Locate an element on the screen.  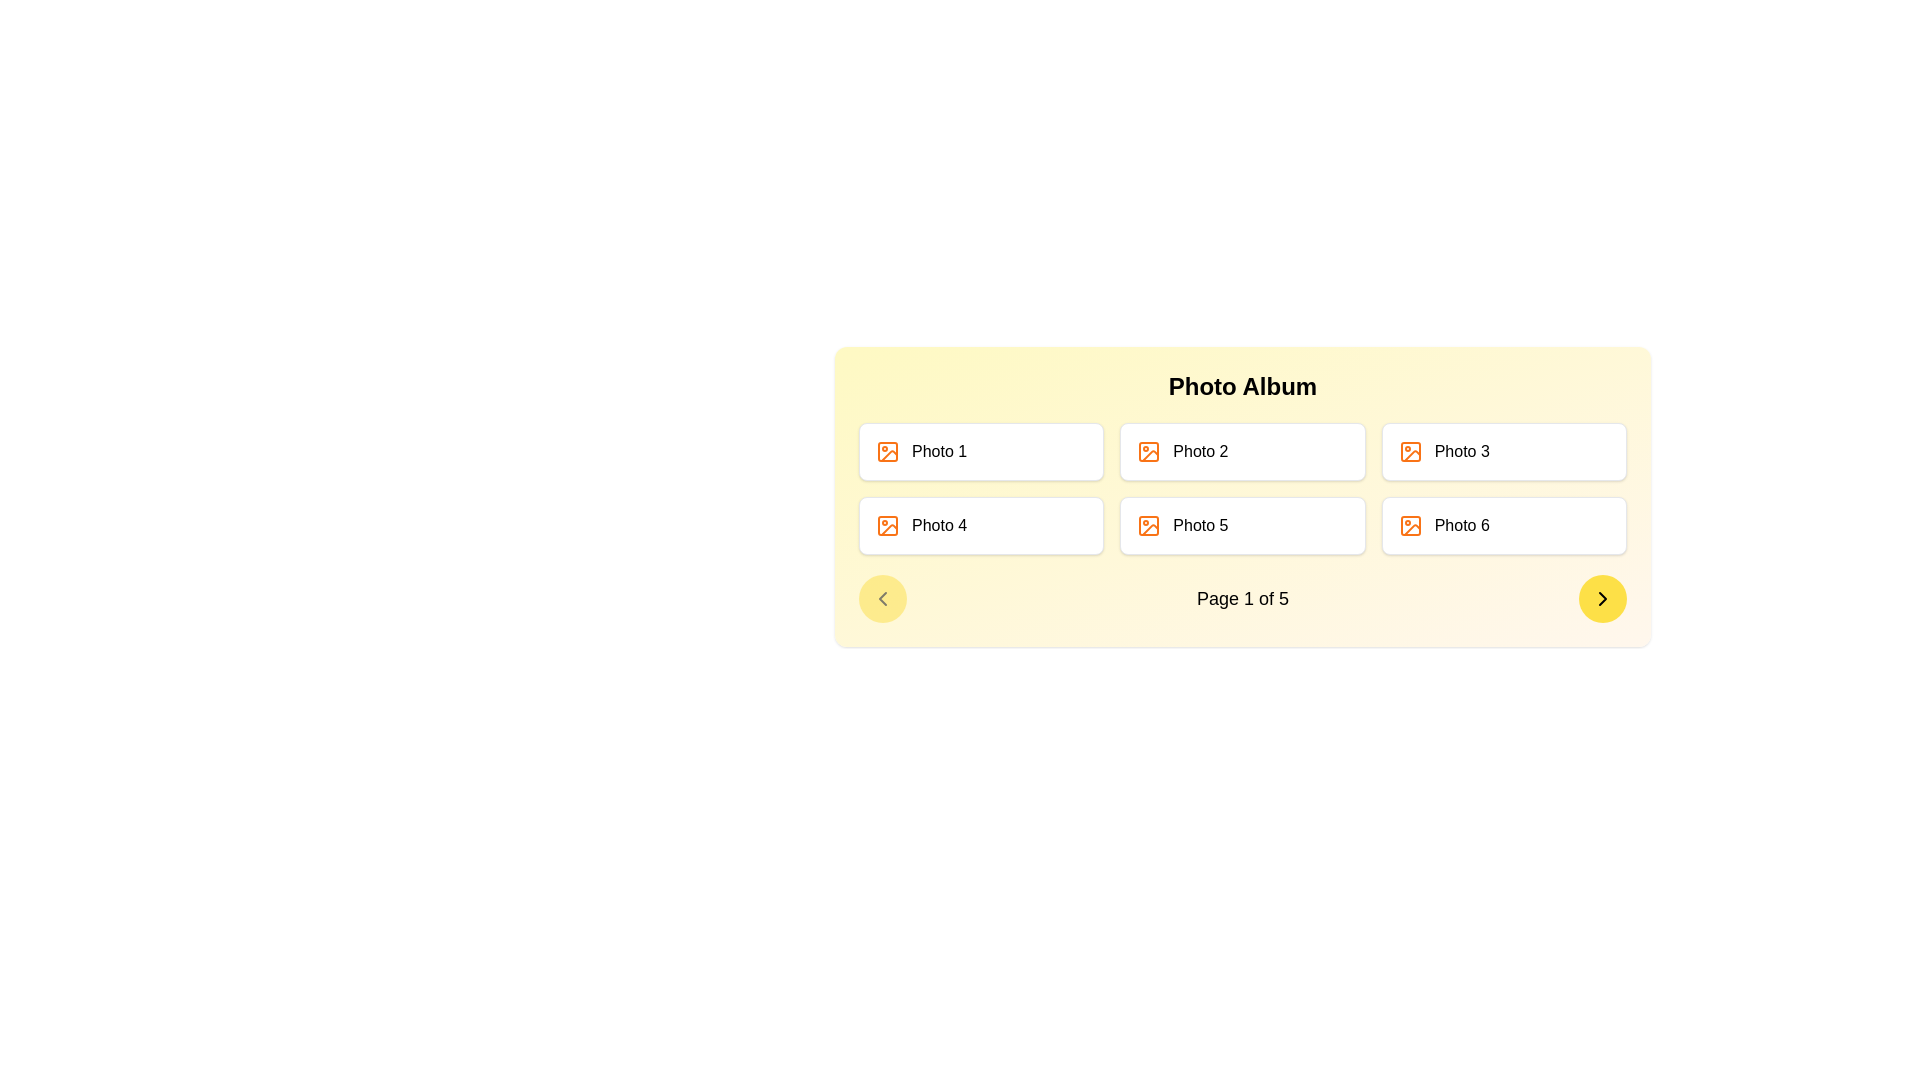
the 'Photo 4' icon within its button group is located at coordinates (887, 524).